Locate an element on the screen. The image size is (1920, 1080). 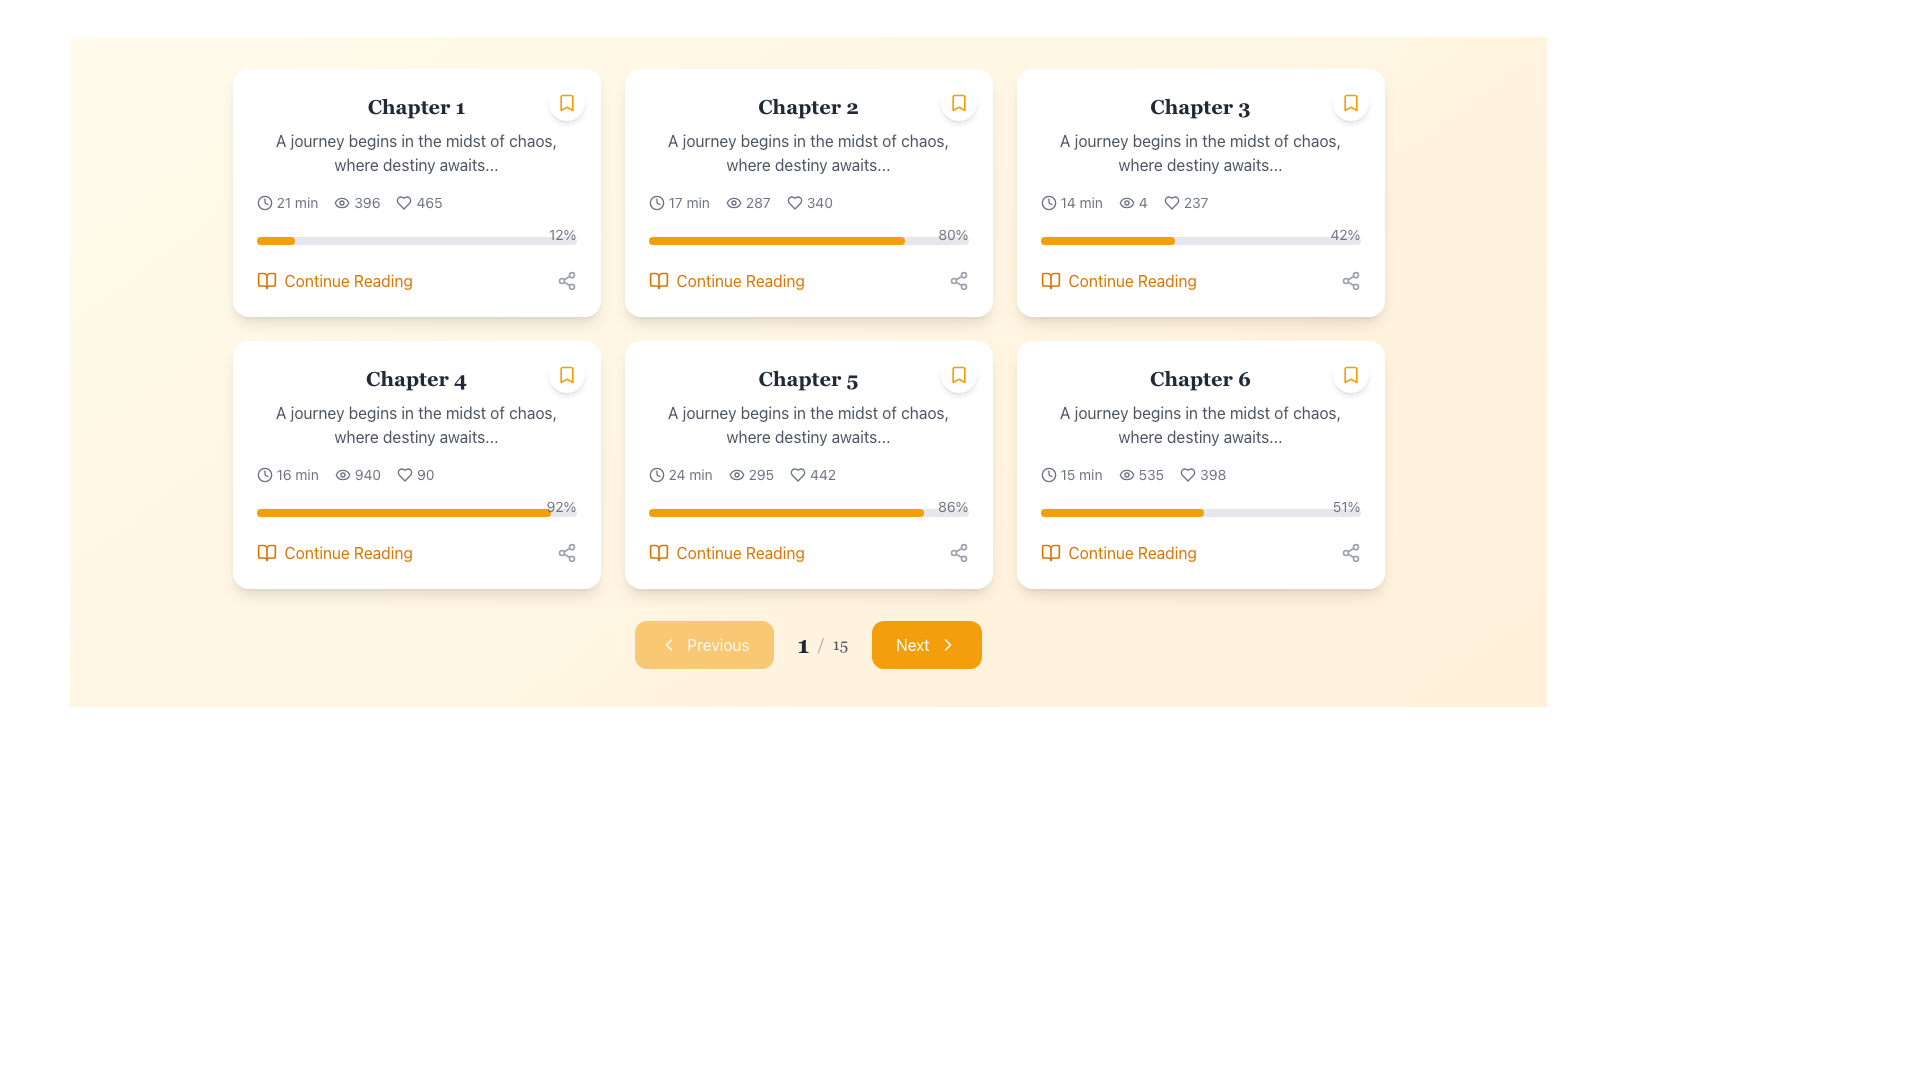
the 'Continue Reading' button located in the bottom section of the fourth card is located at coordinates (415, 552).